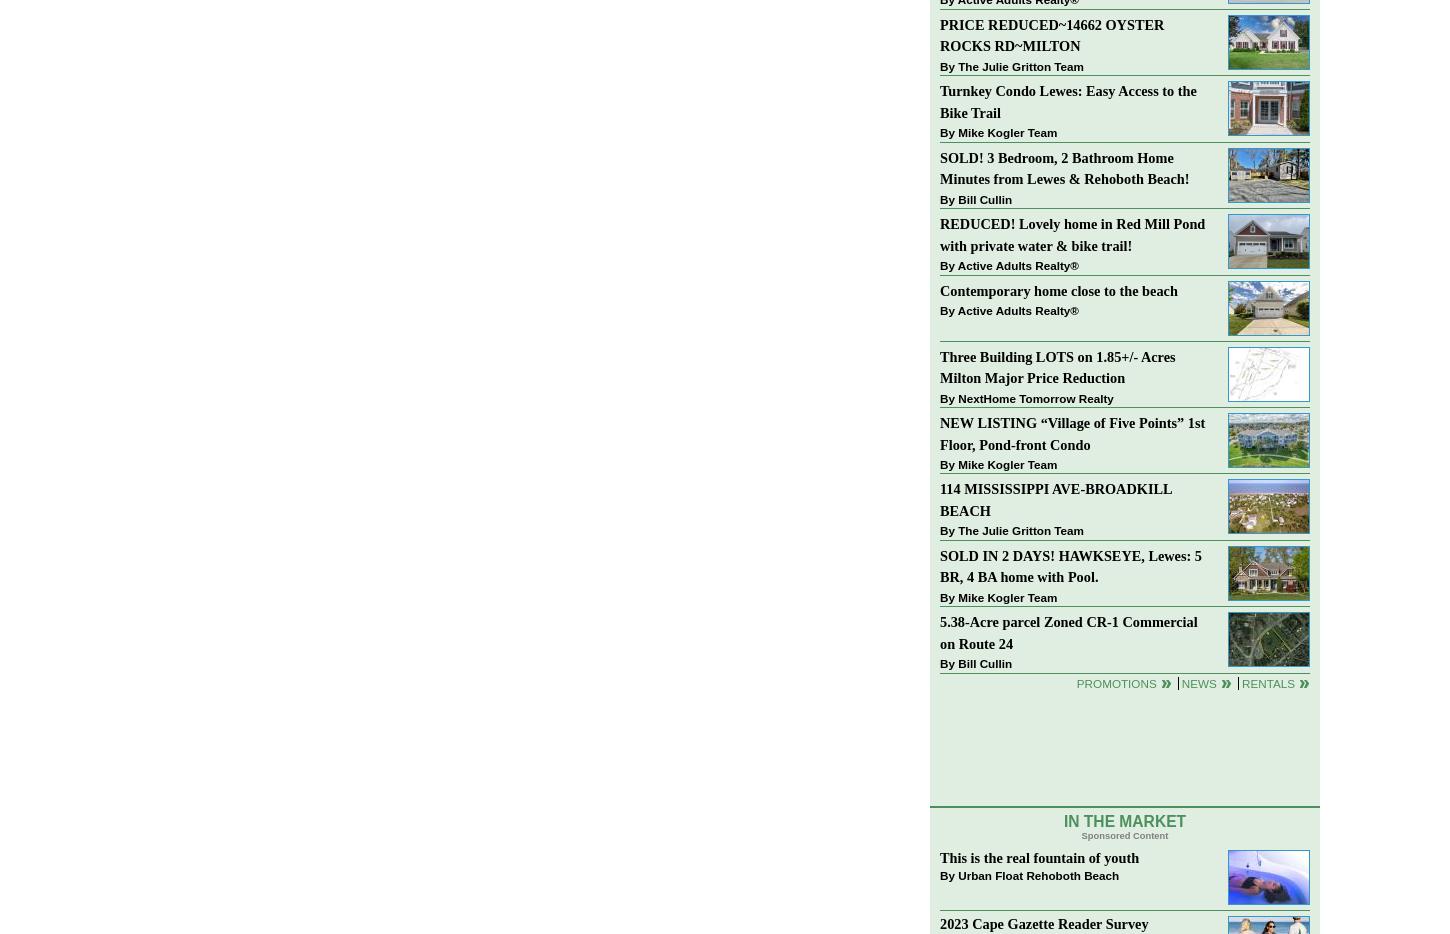 This screenshot has width=1450, height=934. Describe the element at coordinates (1072, 234) in the screenshot. I see `'REDUCED! Lovely home in Red Mill Pond with private water & bike trail!'` at that location.